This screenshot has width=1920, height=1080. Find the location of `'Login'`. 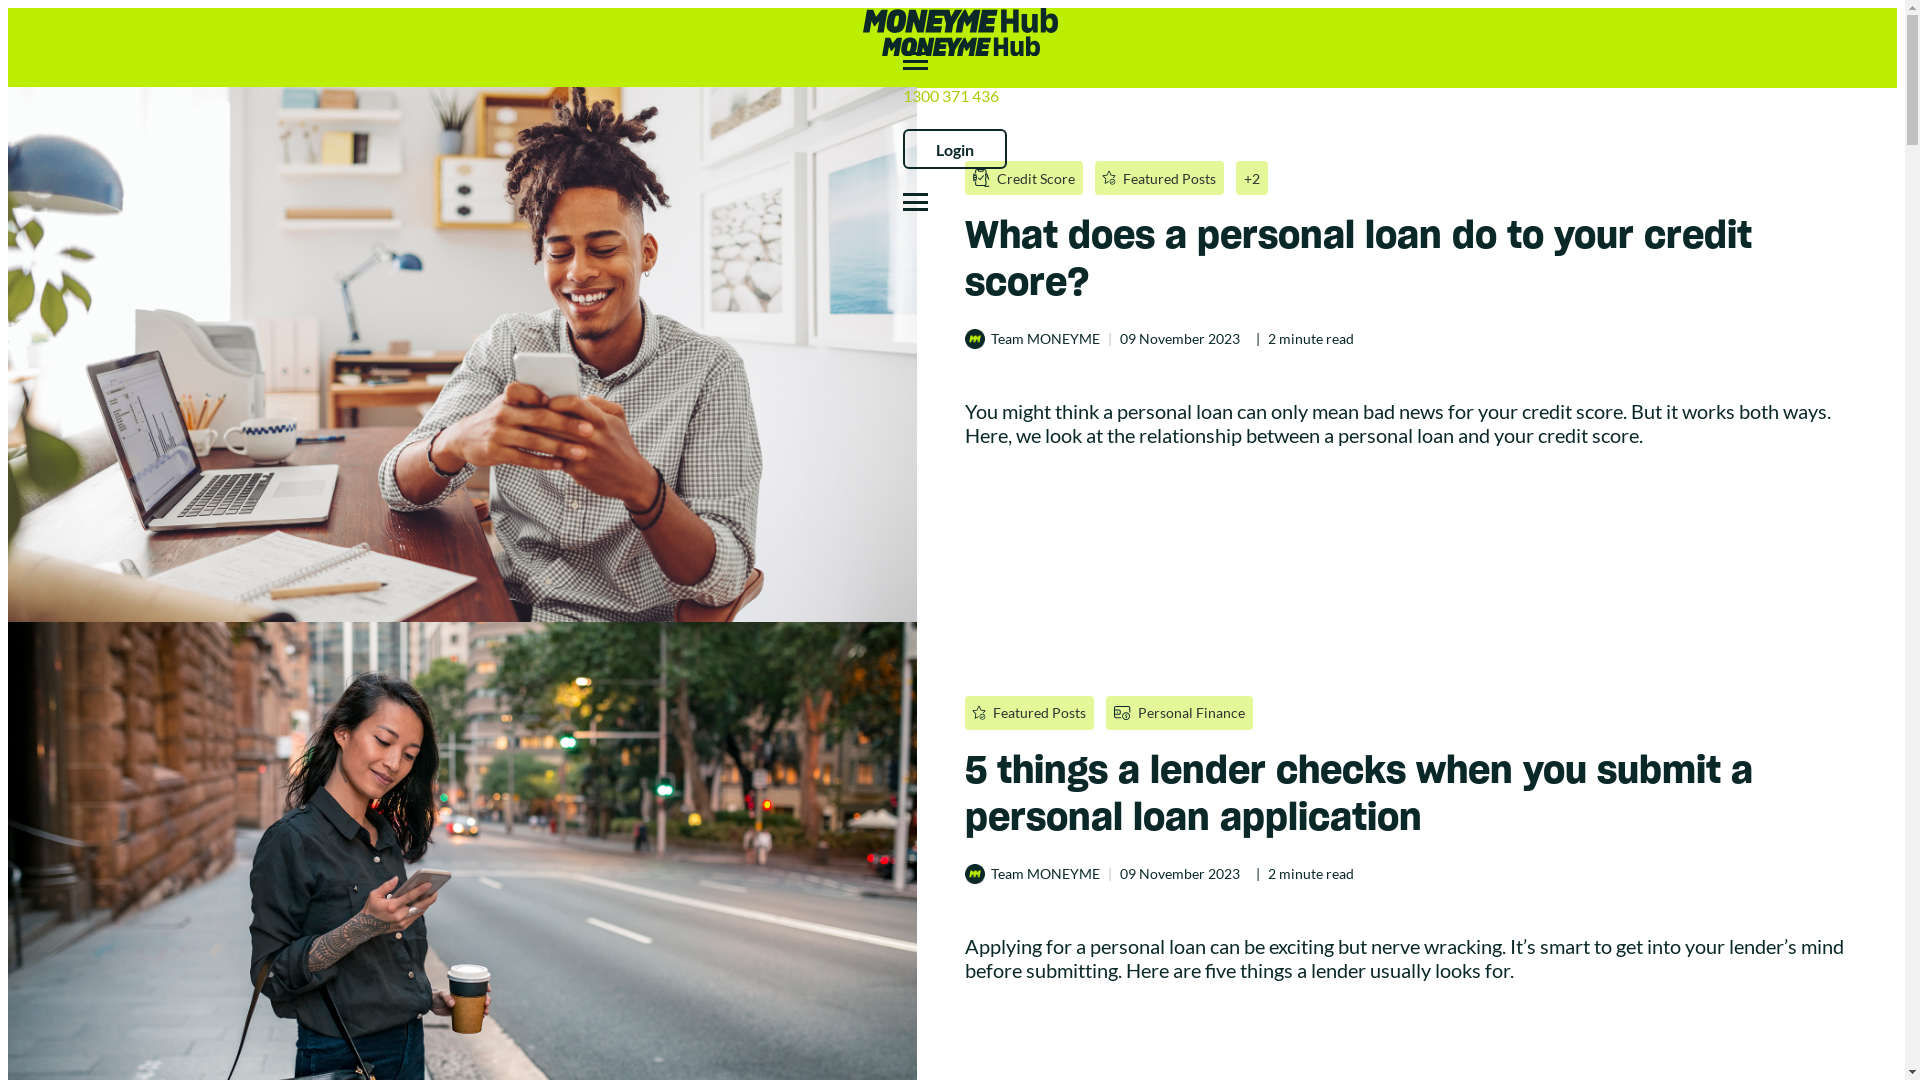

'Login' is located at coordinates (954, 148).